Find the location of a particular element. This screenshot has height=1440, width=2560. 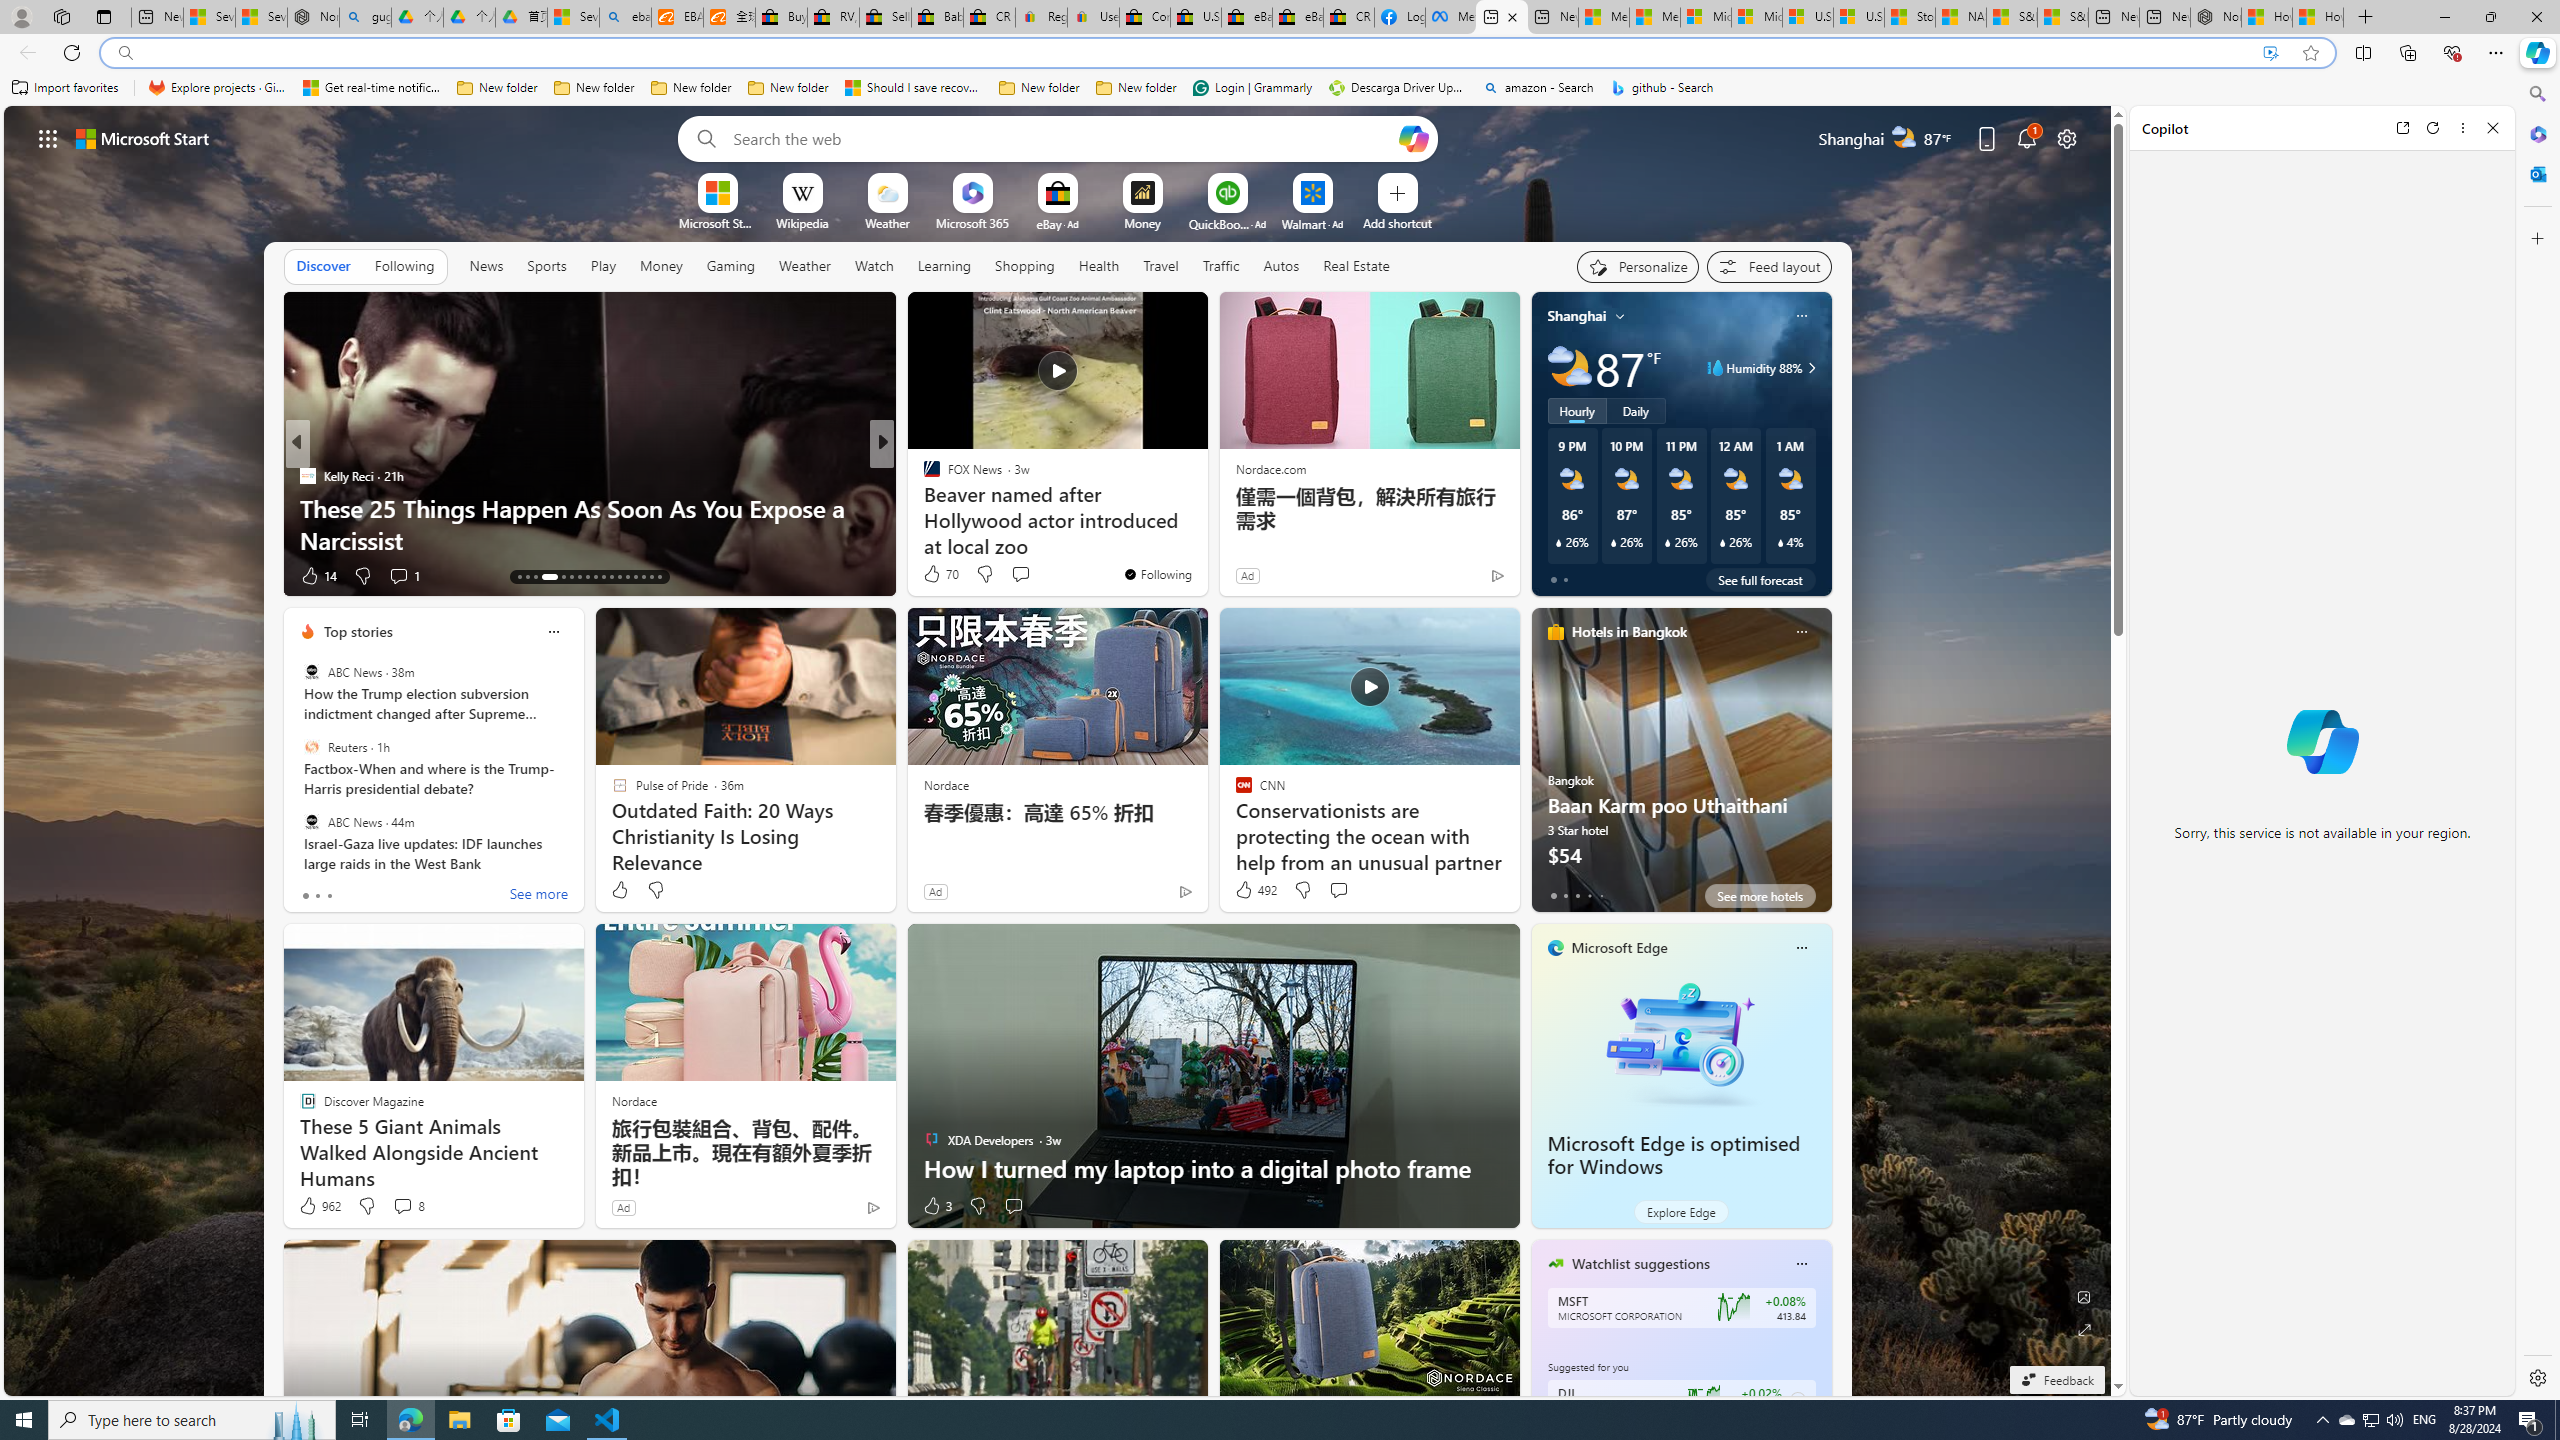

'Microsoft Edge is optimised for Windows' is located at coordinates (1679, 1041).